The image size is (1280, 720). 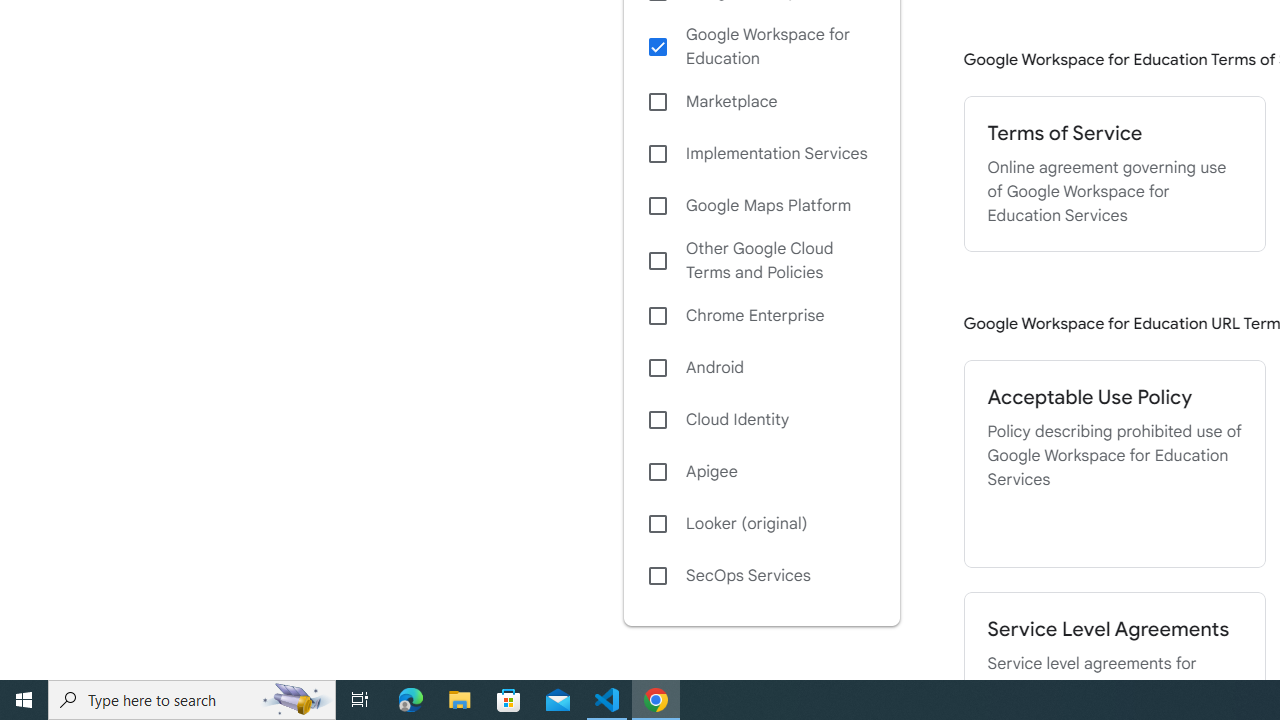 What do you see at coordinates (760, 418) in the screenshot?
I see `'Cloud Identity'` at bounding box center [760, 418].